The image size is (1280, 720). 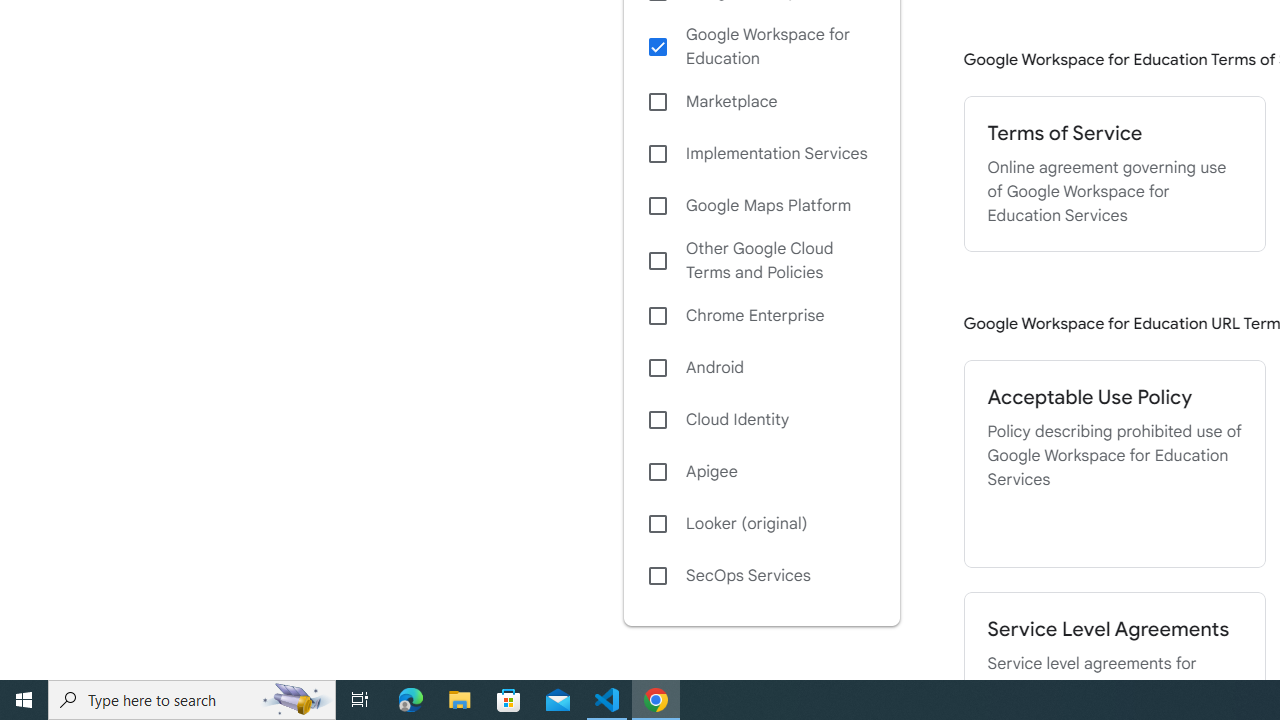 What do you see at coordinates (760, 418) in the screenshot?
I see `'Cloud Identity'` at bounding box center [760, 418].